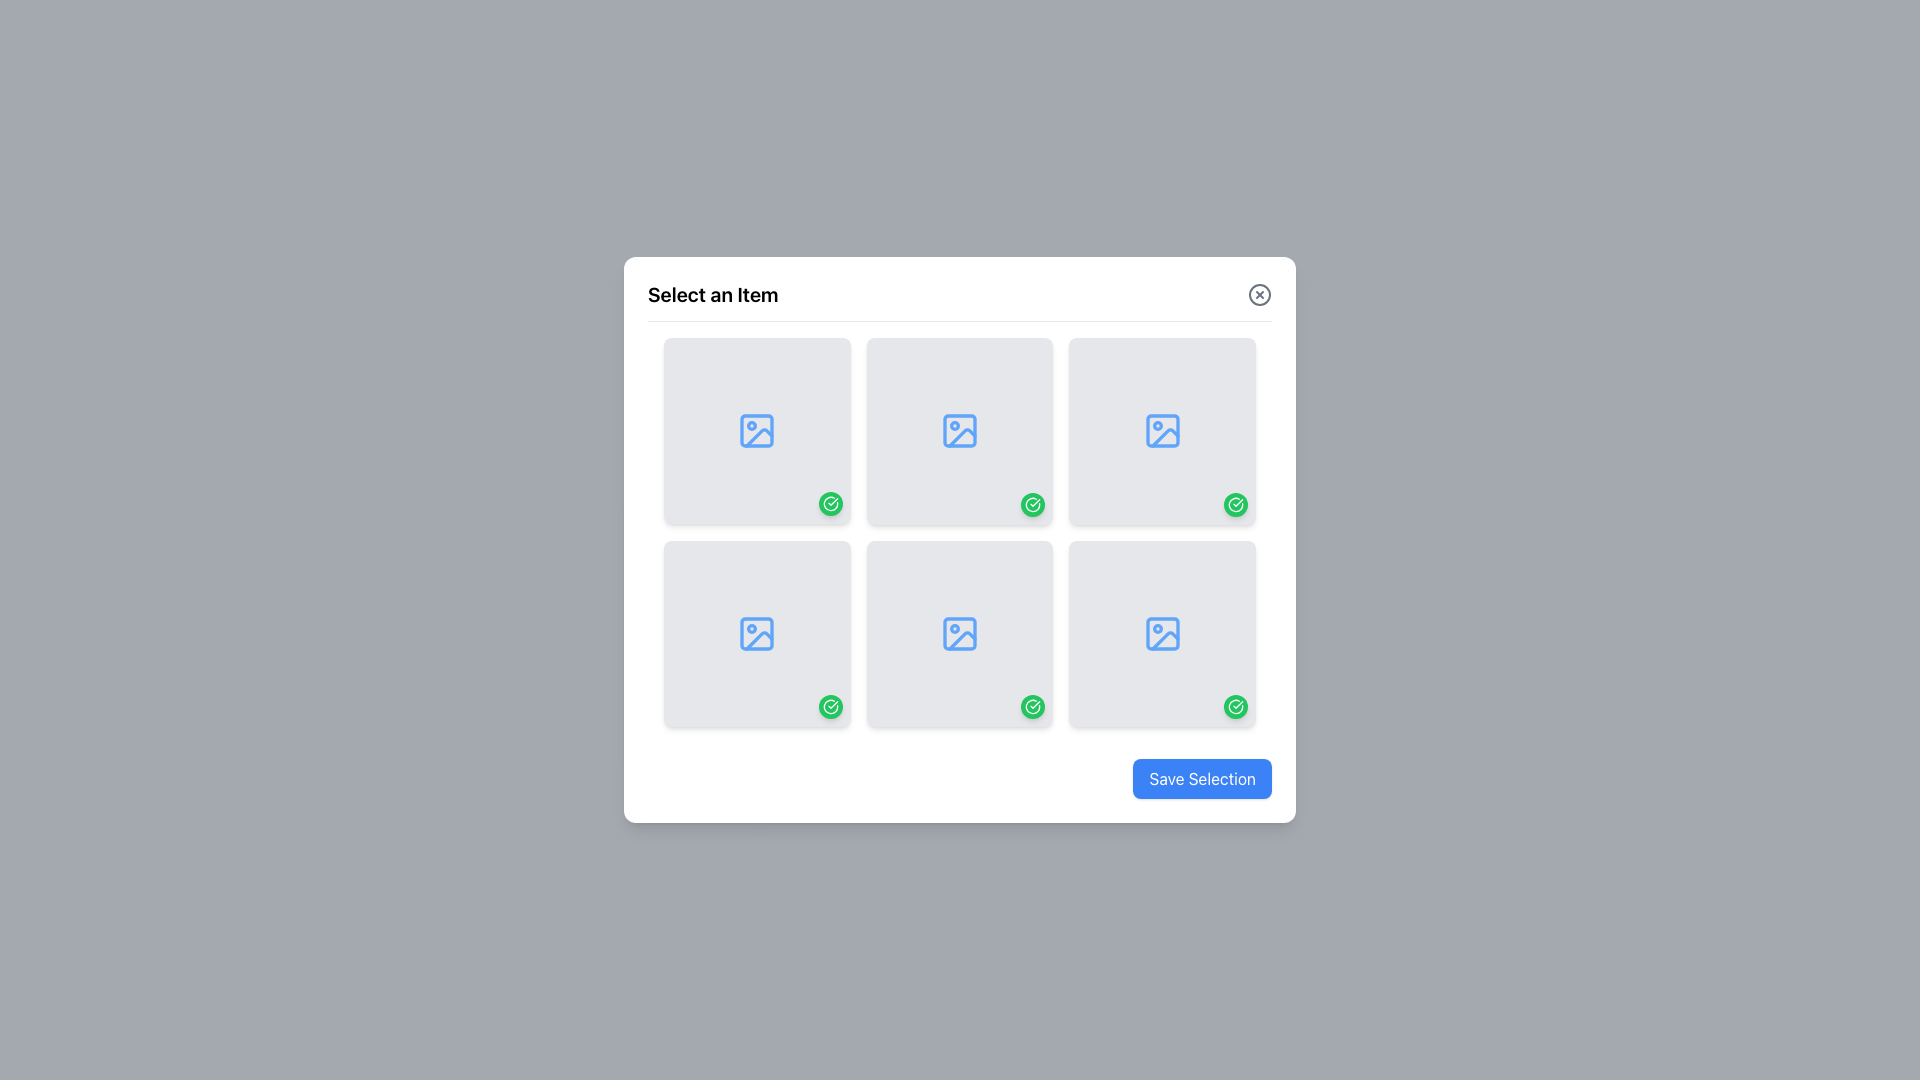 The height and width of the screenshot is (1080, 1920). What do you see at coordinates (830, 503) in the screenshot?
I see `the circular icon with a green check mark located in the lower-left rectangle of the grid of selection blocks` at bounding box center [830, 503].